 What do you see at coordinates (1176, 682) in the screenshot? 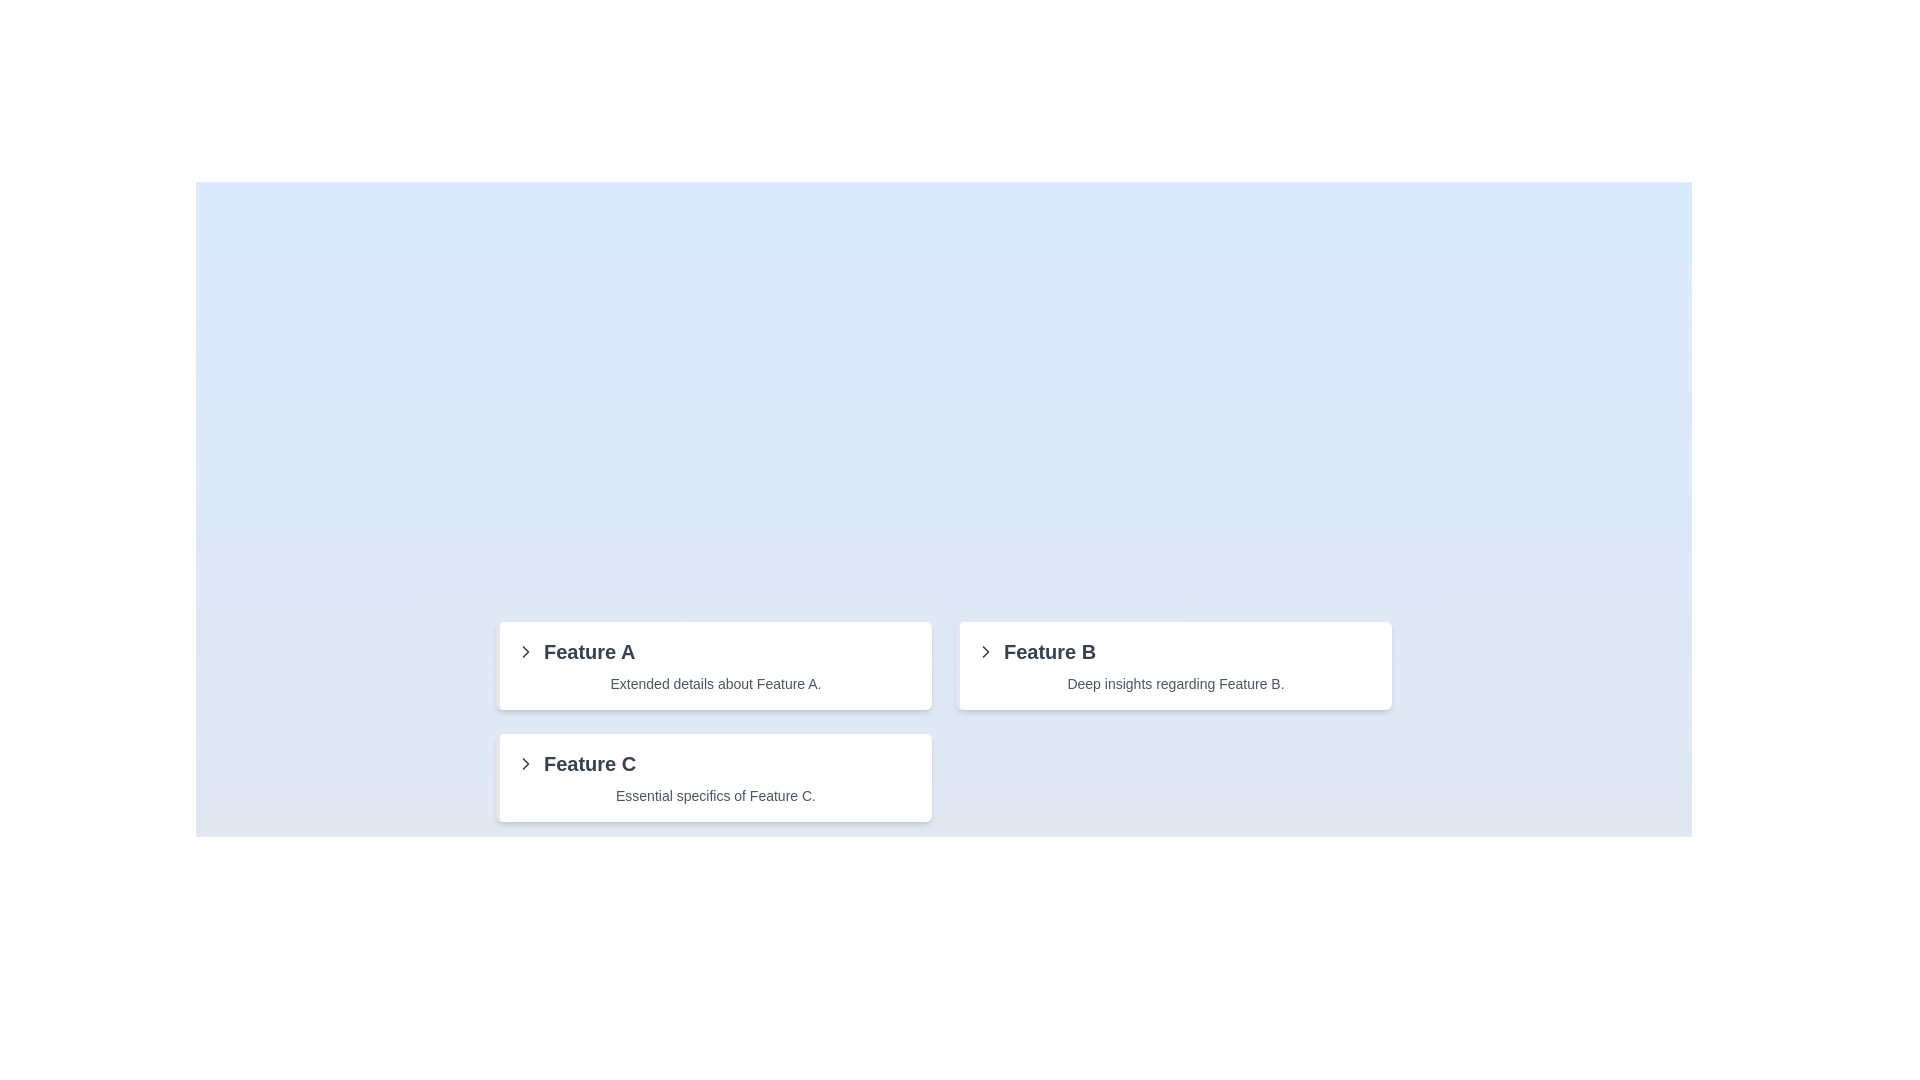
I see `the text label that provides a descriptive insight about 'Feature B', located beneath the title 'Feature B' in a card-like structure` at bounding box center [1176, 682].